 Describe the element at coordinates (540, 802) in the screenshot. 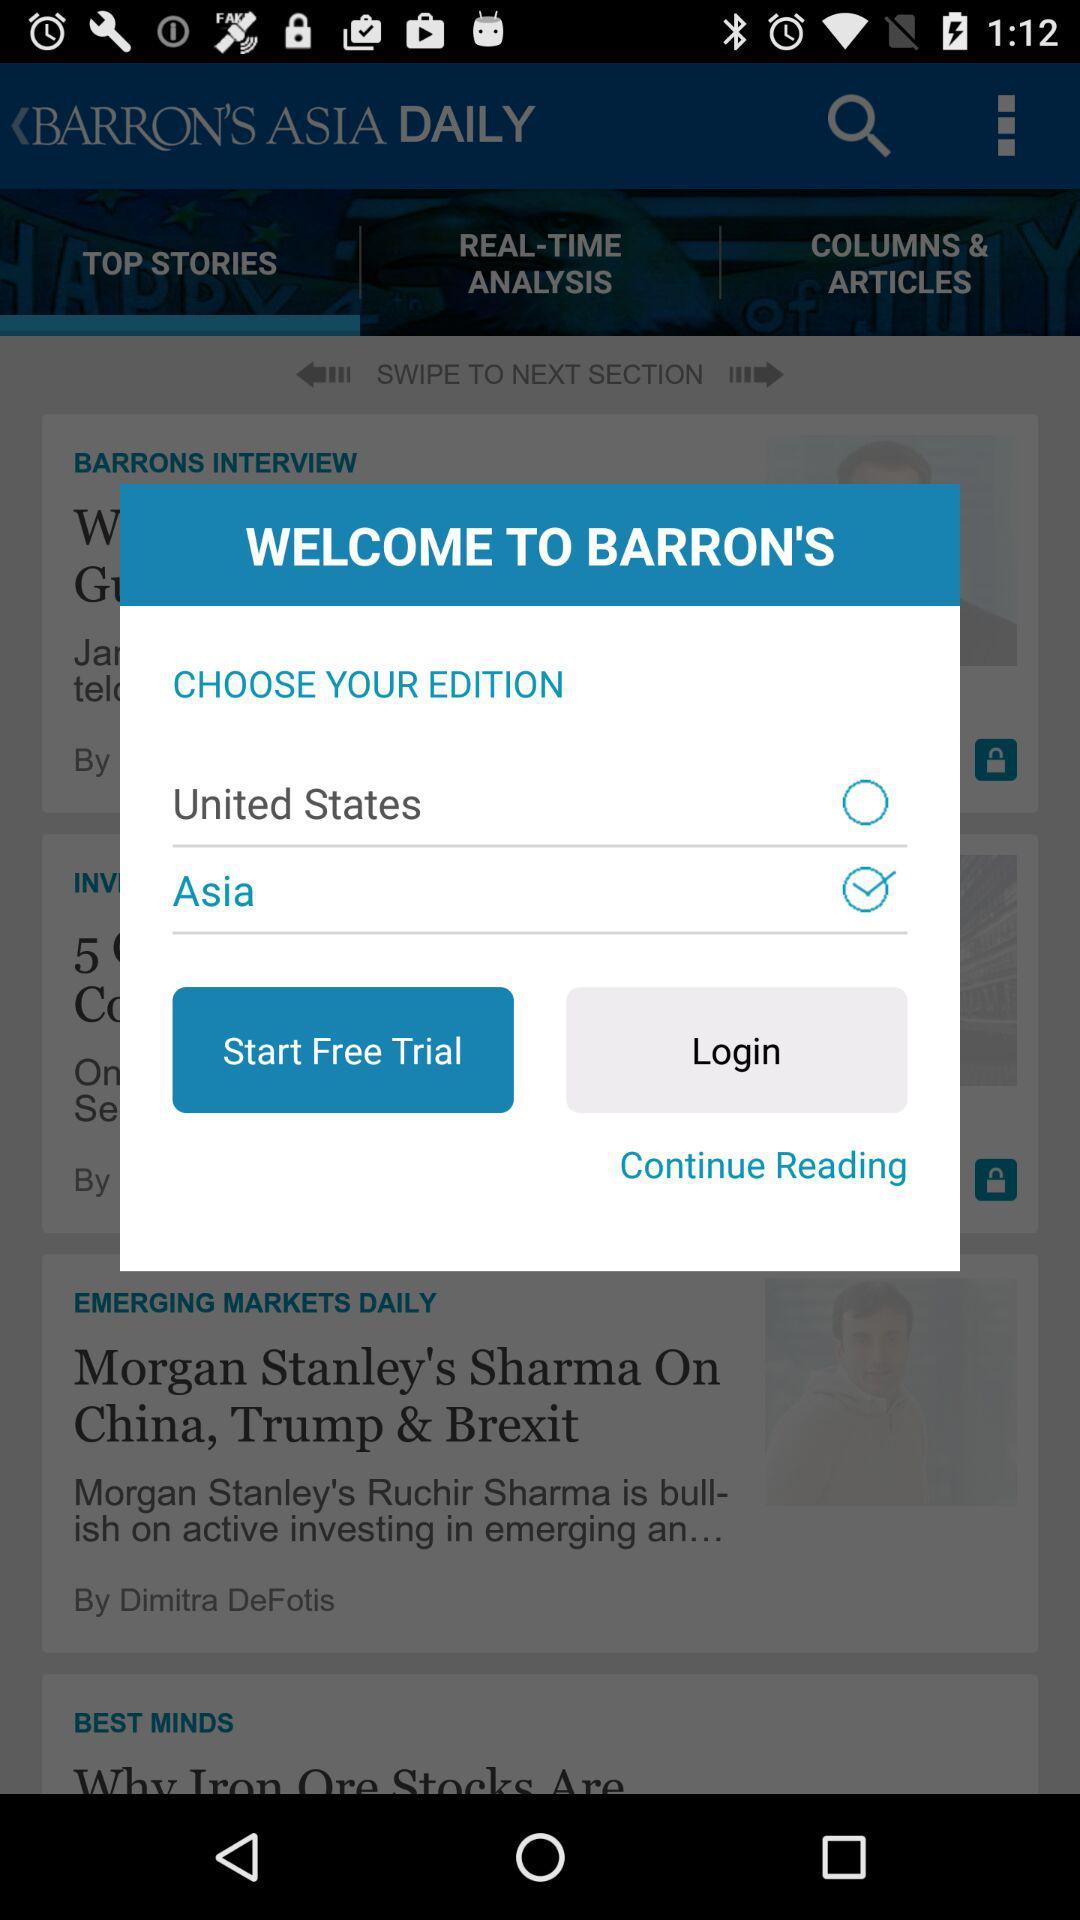

I see `item below the choose your edition app` at that location.